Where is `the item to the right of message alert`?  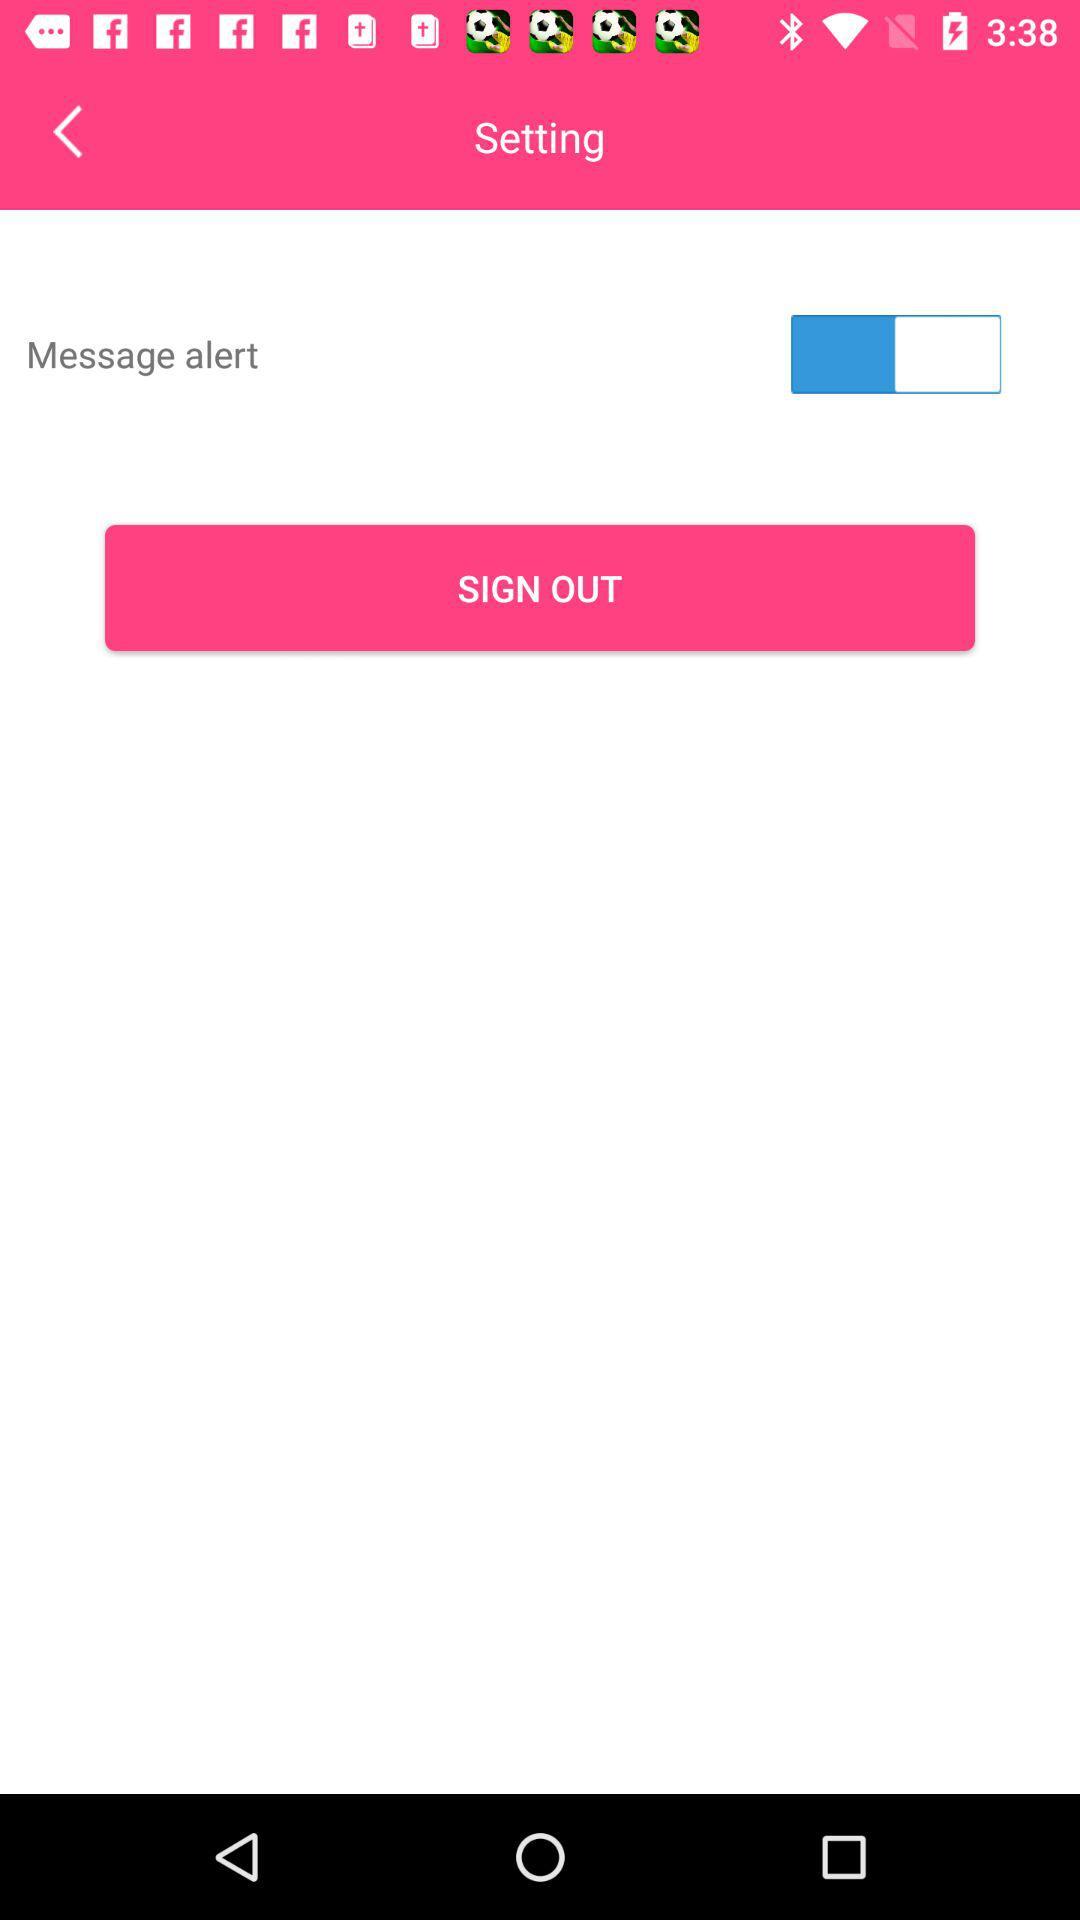
the item to the right of message alert is located at coordinates (895, 354).